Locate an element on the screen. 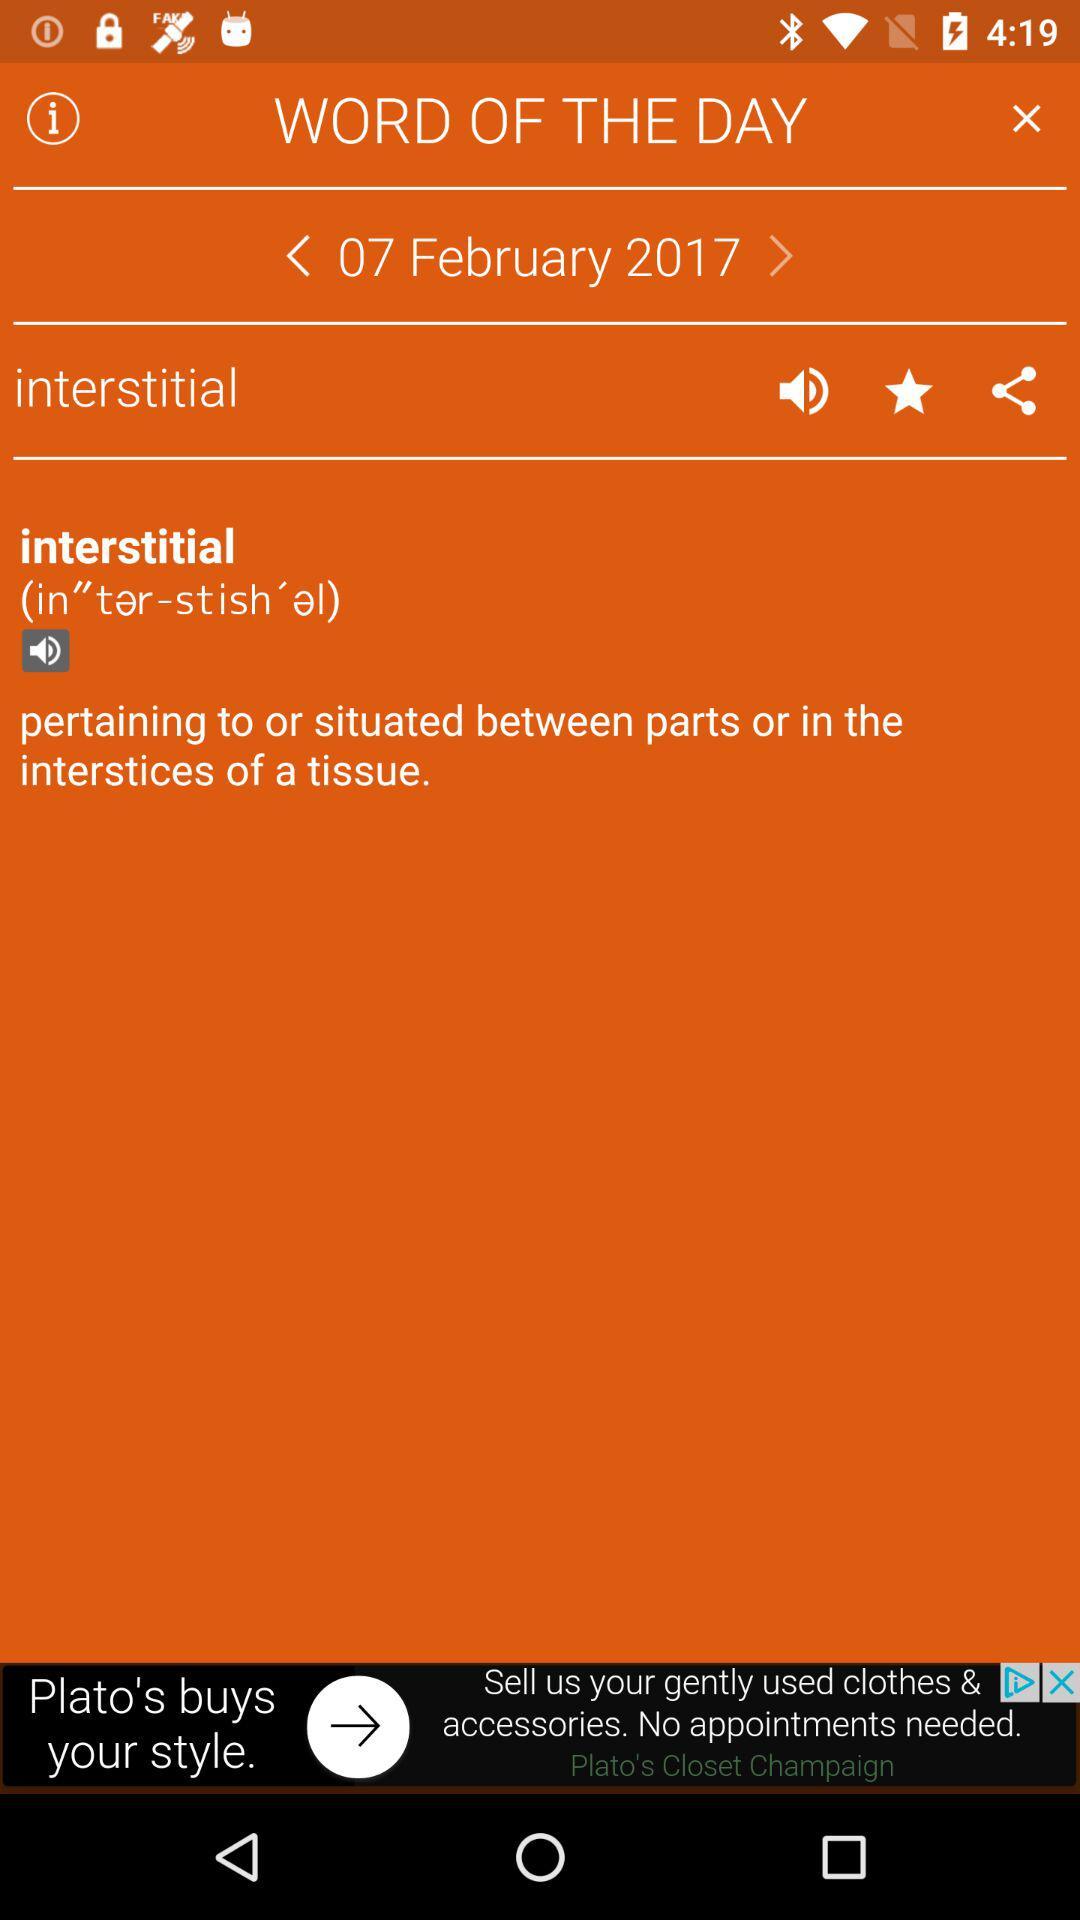 This screenshot has height=1920, width=1080. audio volume is located at coordinates (802, 390).